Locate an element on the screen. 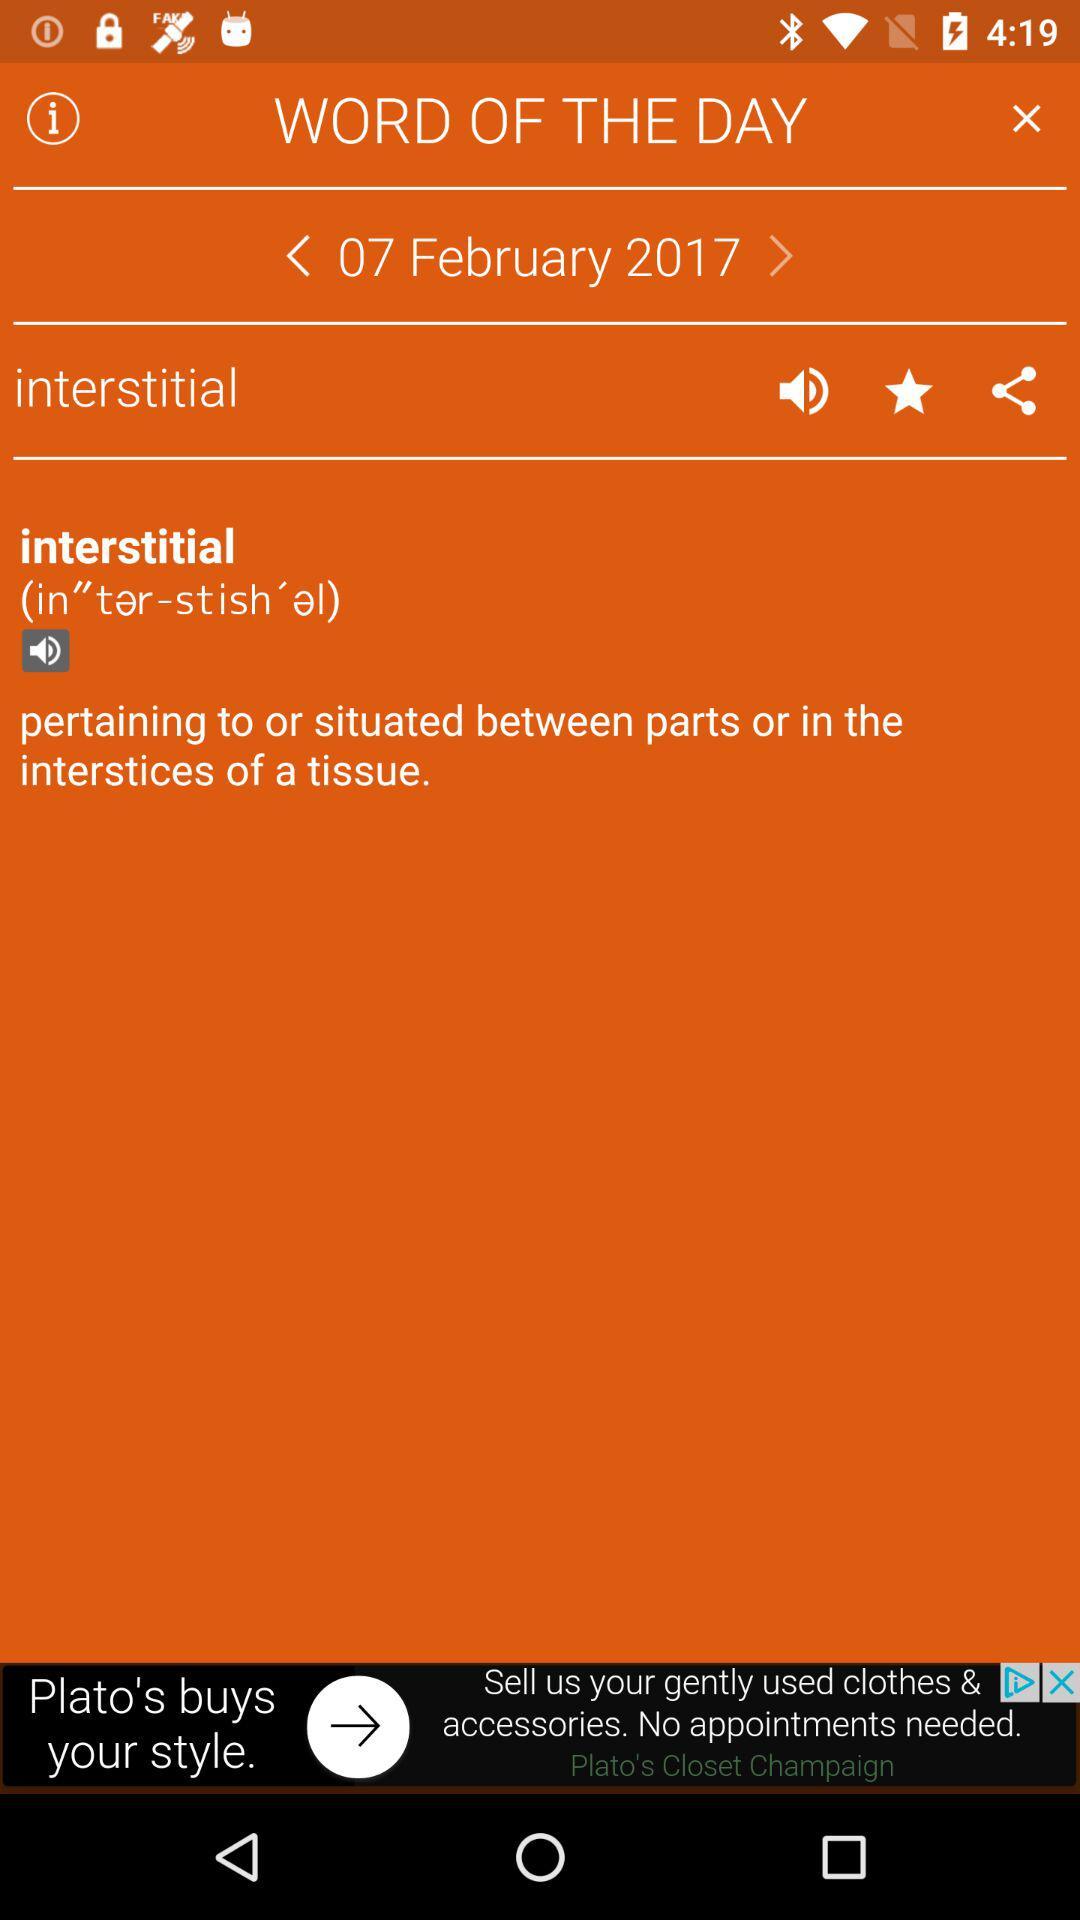 This screenshot has height=1920, width=1080. audio volume is located at coordinates (802, 390).